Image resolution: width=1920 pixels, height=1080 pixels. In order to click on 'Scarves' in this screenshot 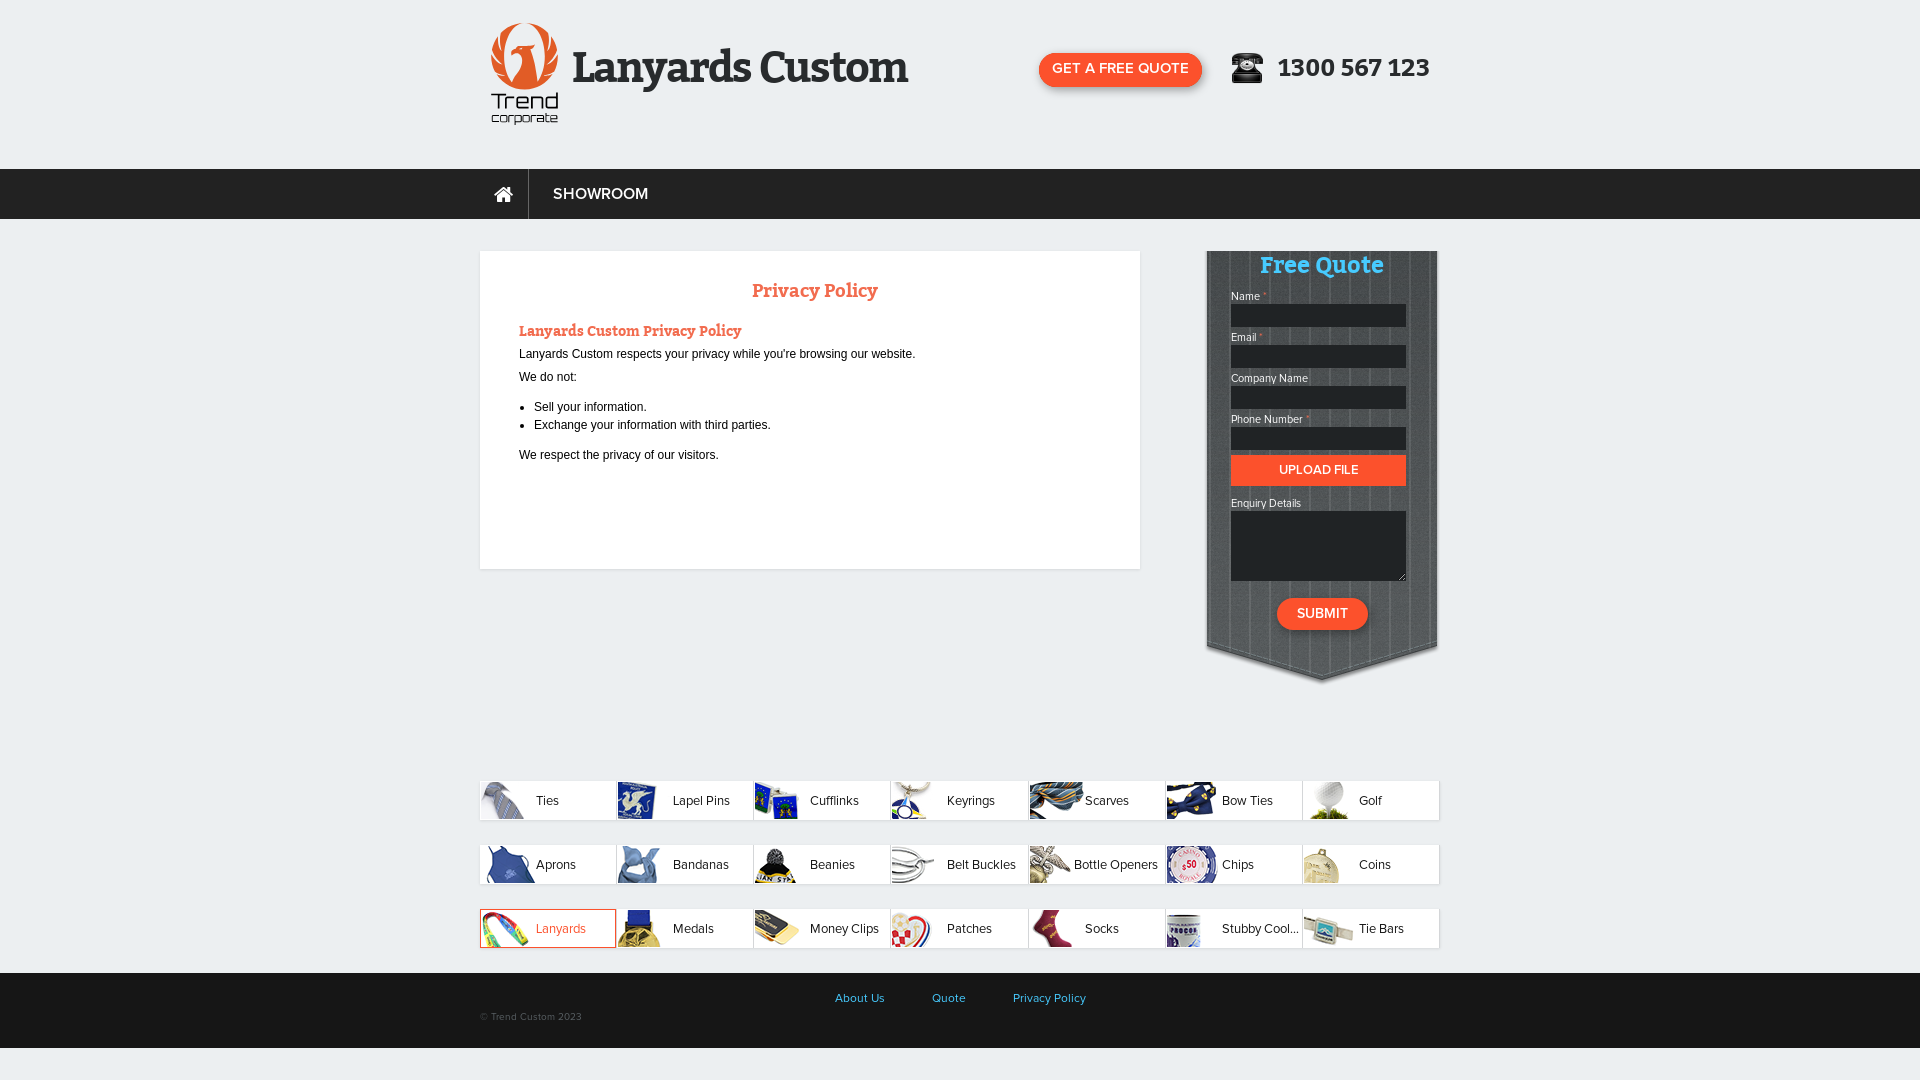, I will do `click(1096, 799)`.